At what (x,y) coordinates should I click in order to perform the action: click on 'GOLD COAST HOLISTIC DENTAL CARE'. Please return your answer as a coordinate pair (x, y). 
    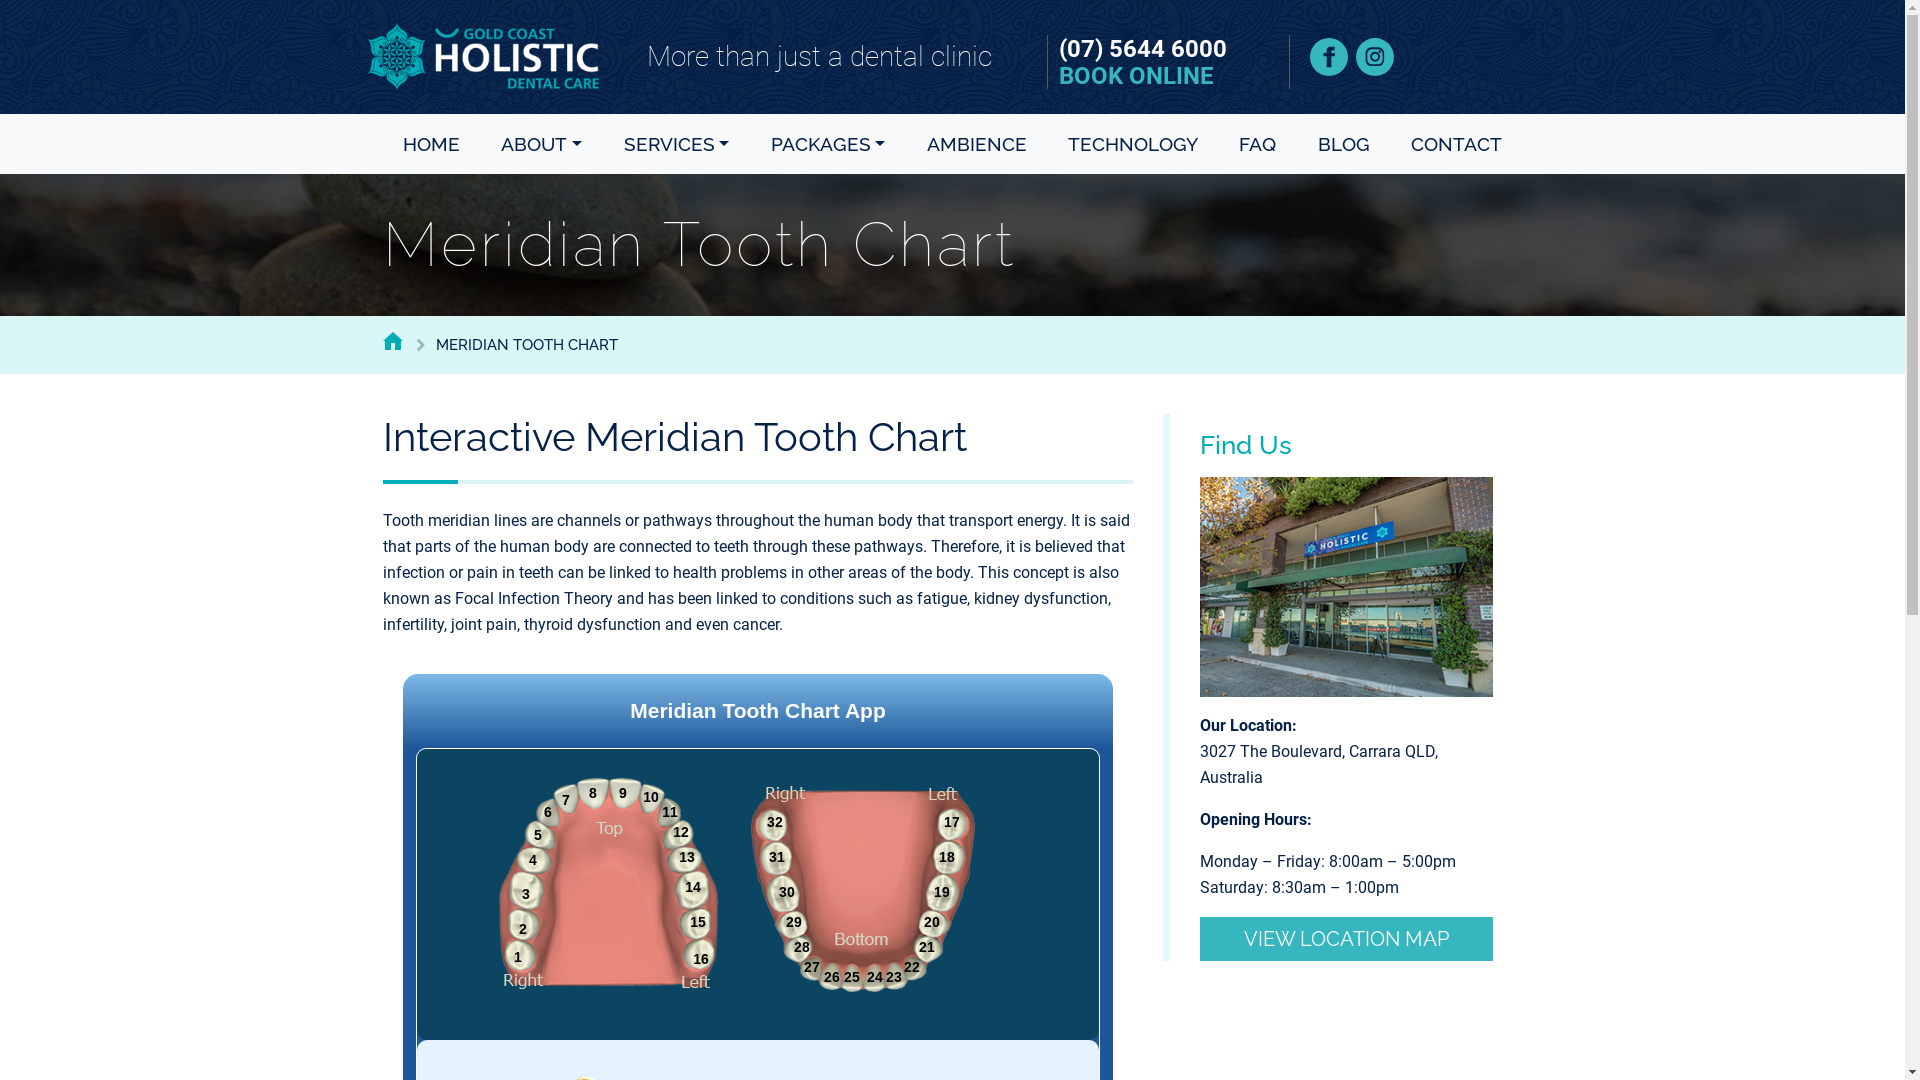
    Looking at the image, I should click on (392, 339).